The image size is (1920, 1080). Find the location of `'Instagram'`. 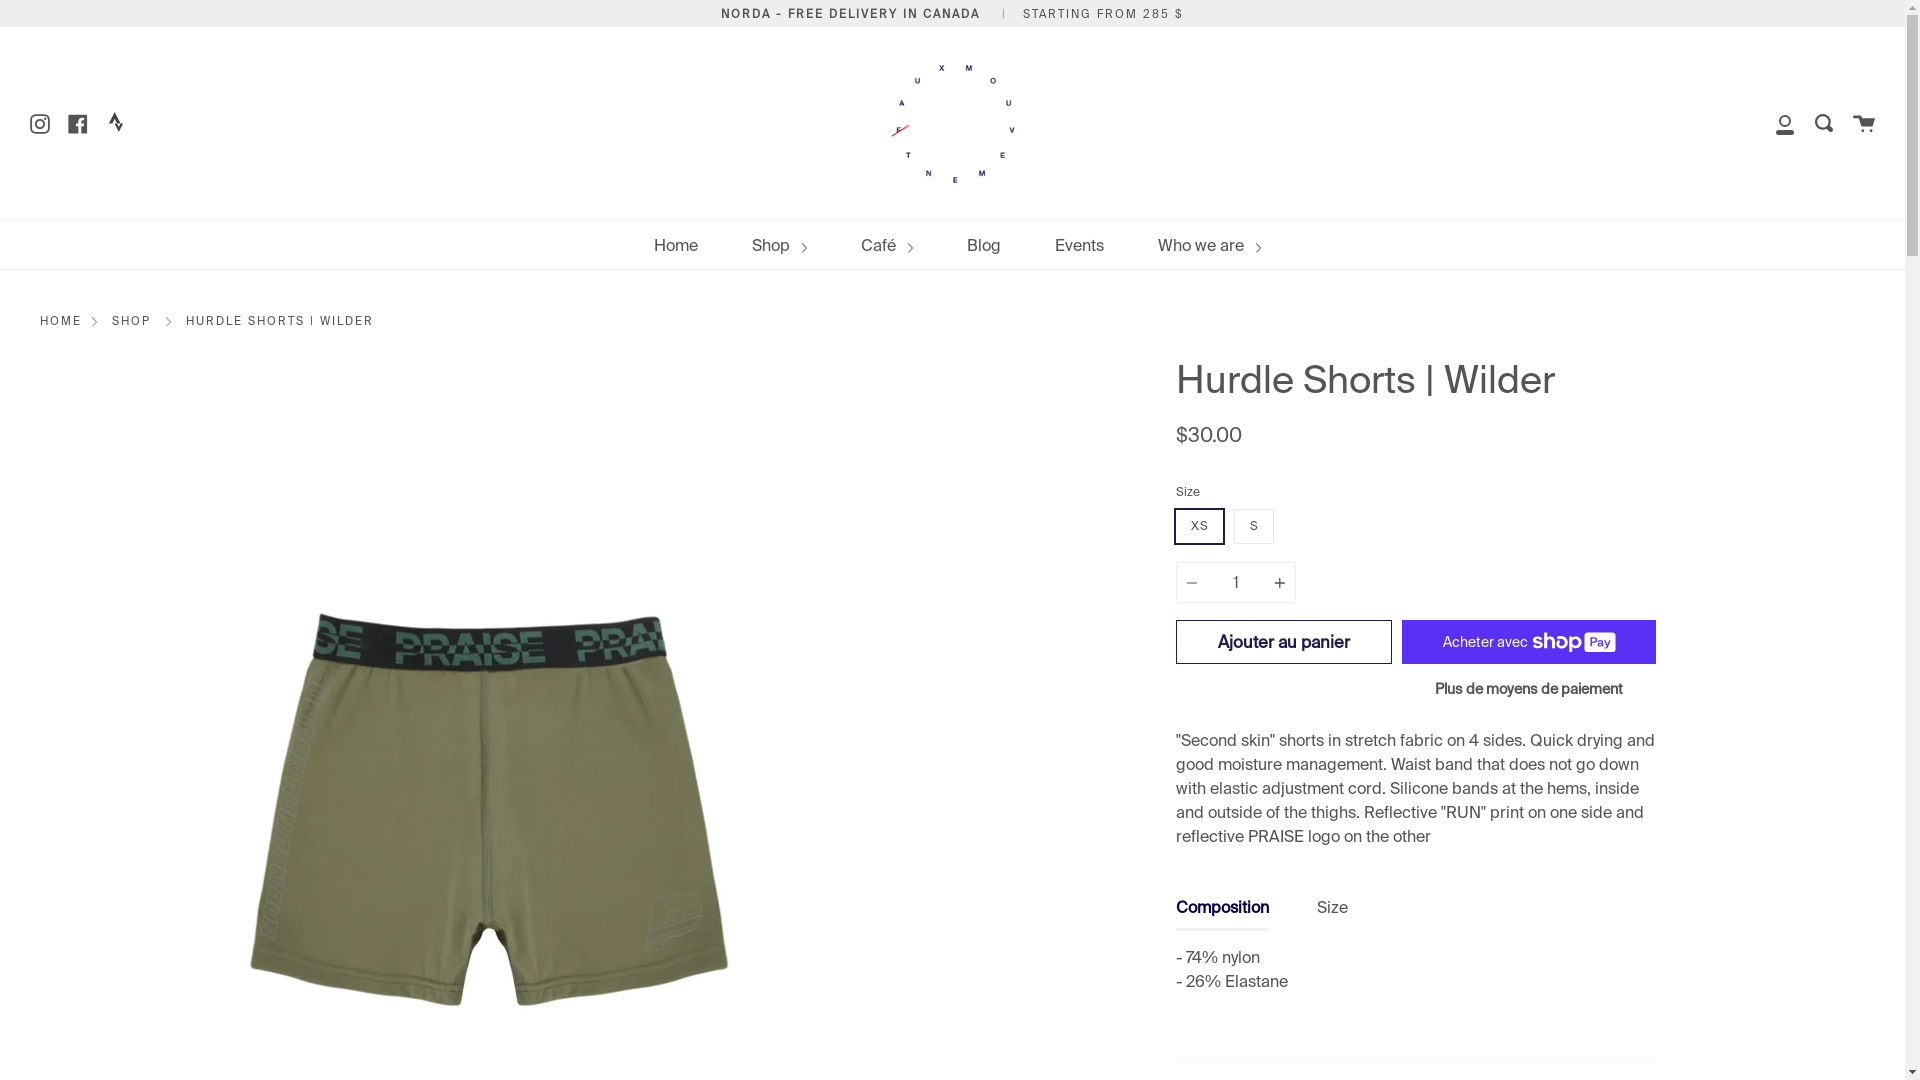

'Instagram' is located at coordinates (39, 122).